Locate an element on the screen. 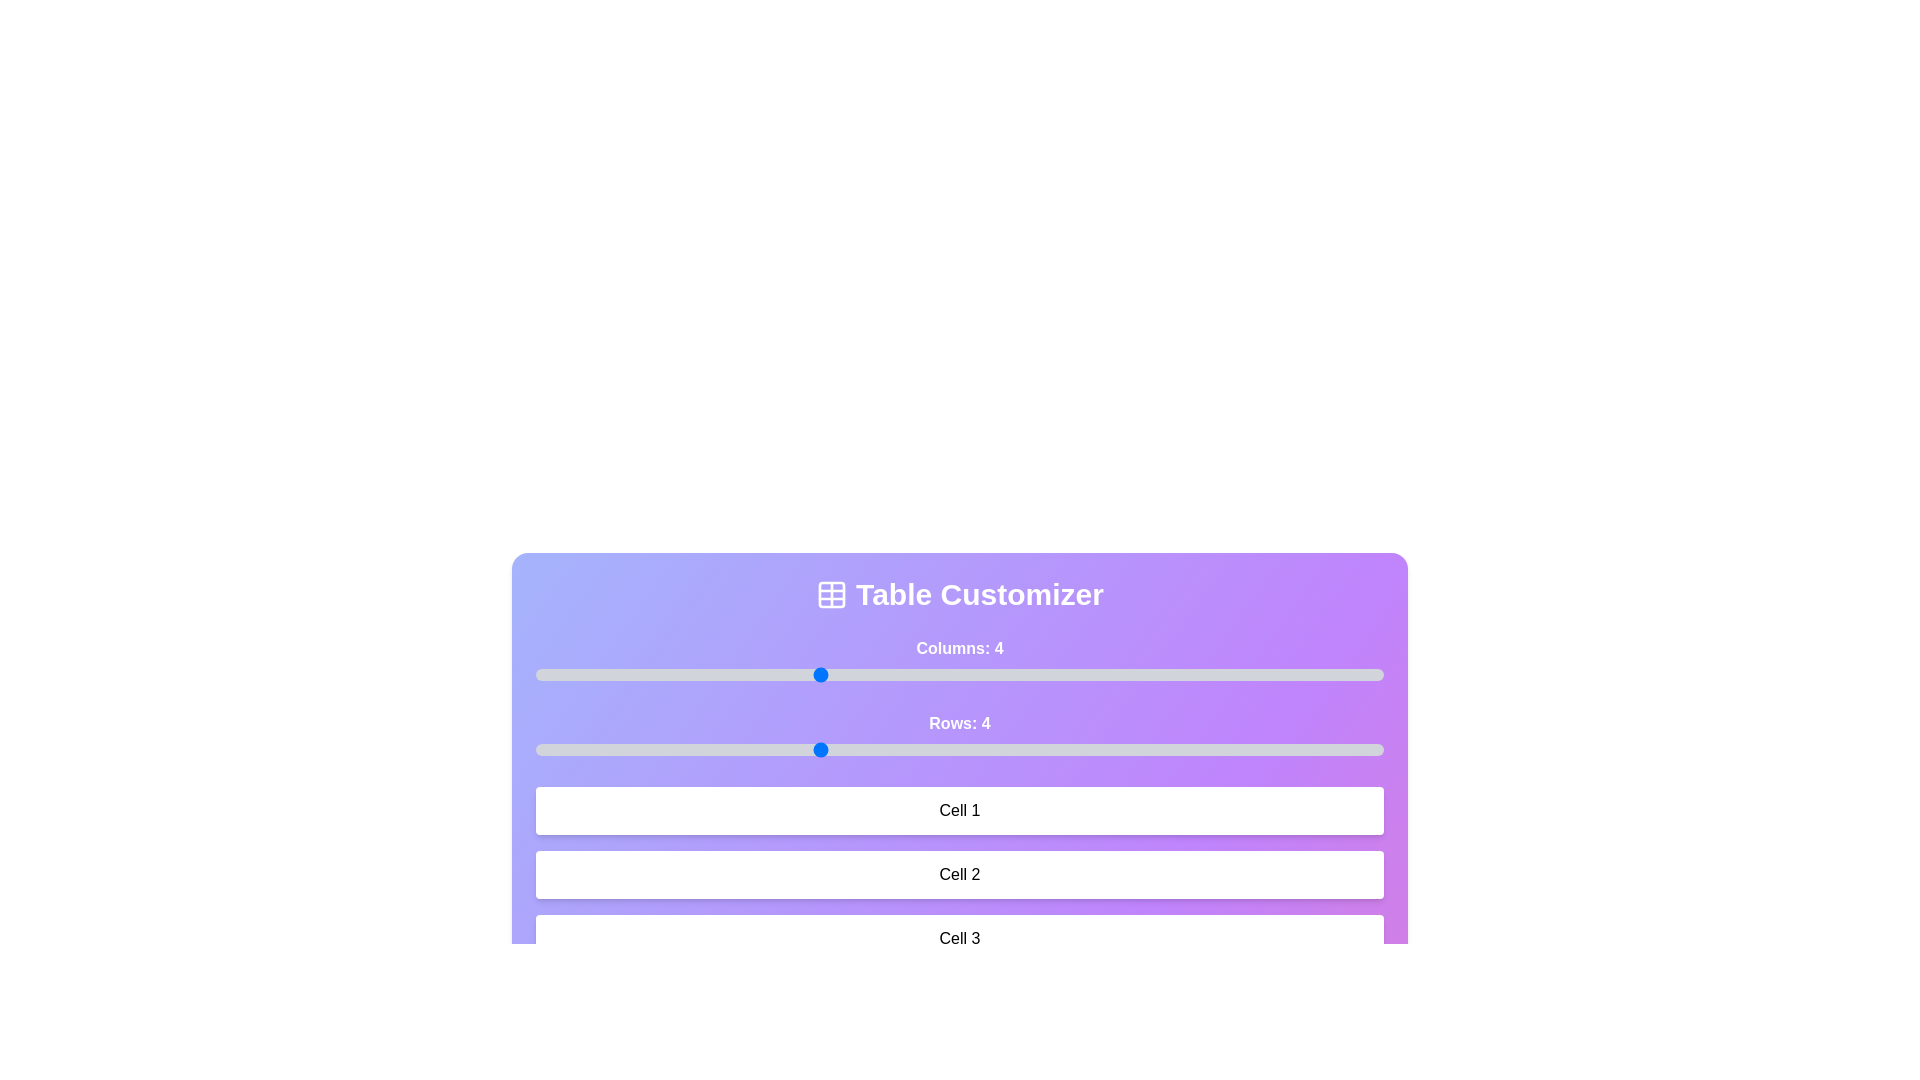 The width and height of the screenshot is (1920, 1080). the number of rows by setting the slider to 6 rows is located at coordinates (1100, 749).